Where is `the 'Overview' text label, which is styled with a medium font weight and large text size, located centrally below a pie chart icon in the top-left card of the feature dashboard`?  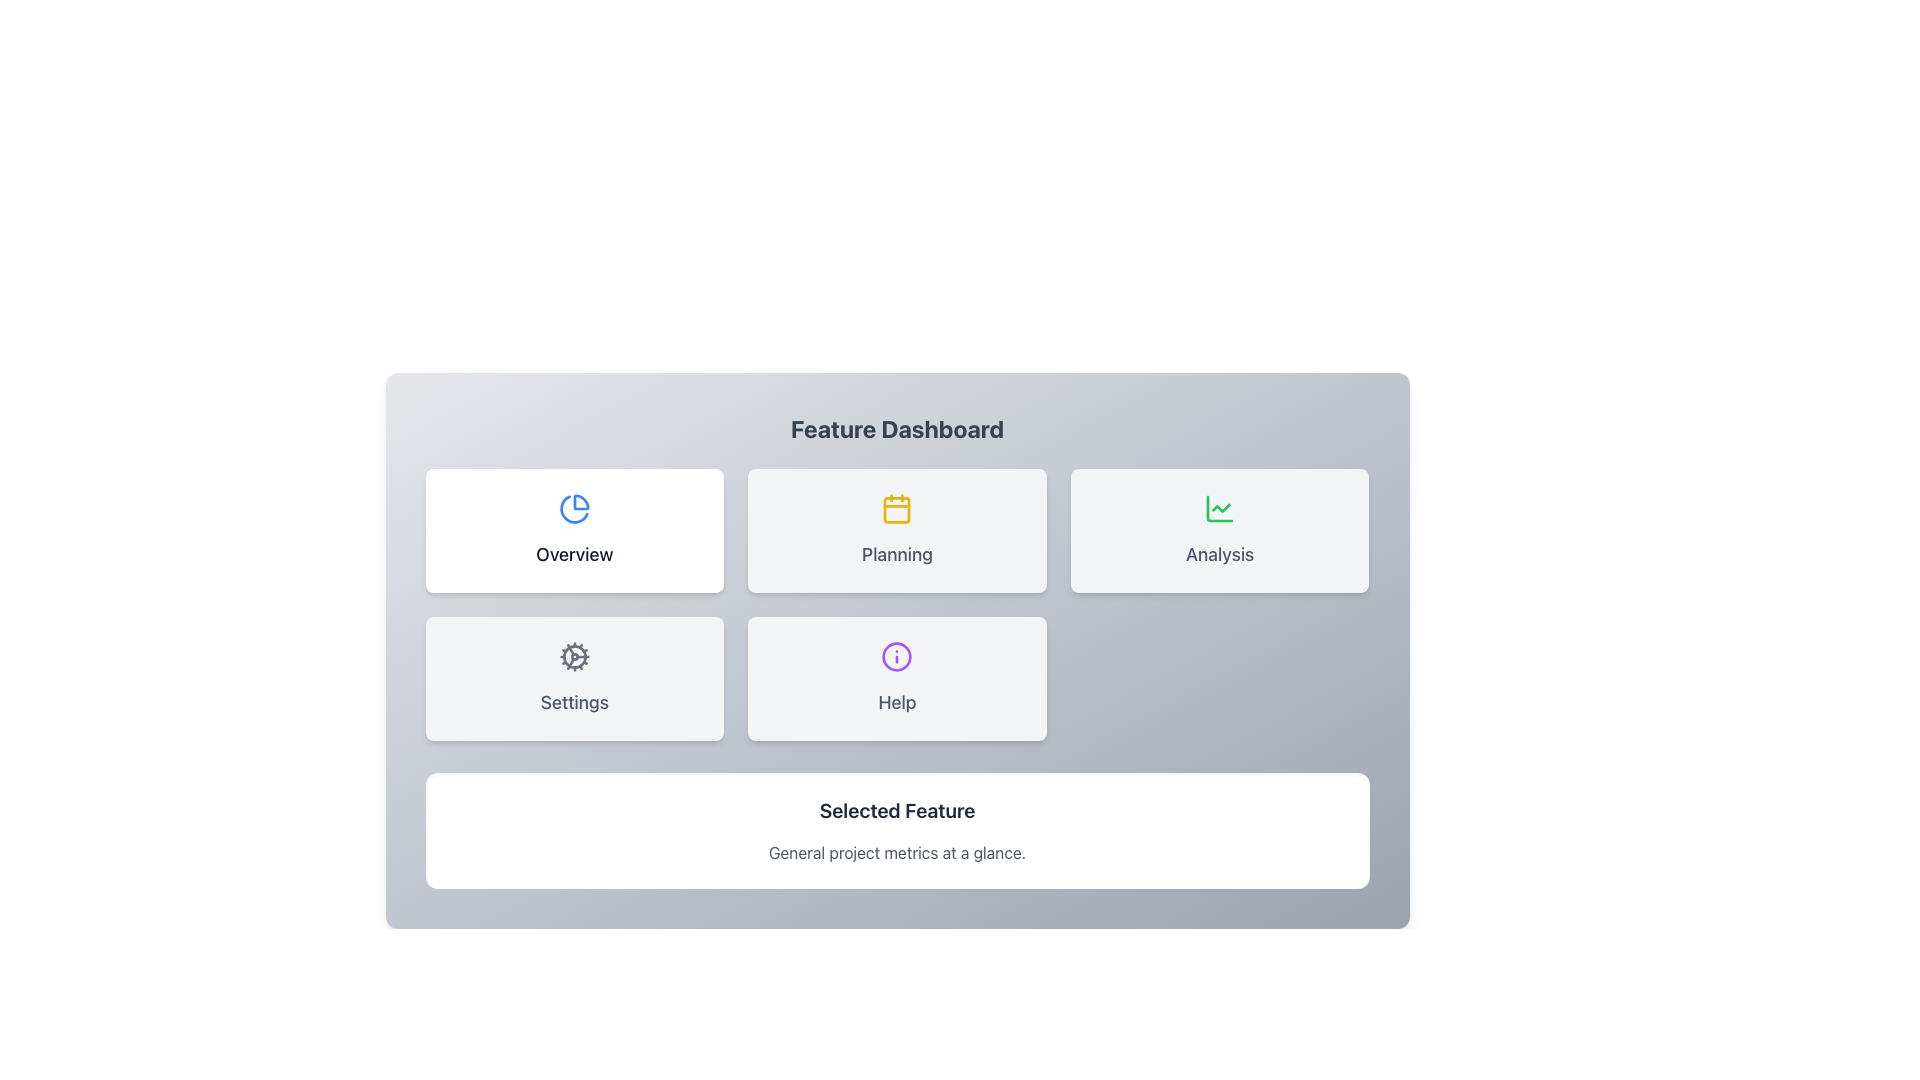
the 'Overview' text label, which is styled with a medium font weight and large text size, located centrally below a pie chart icon in the top-left card of the feature dashboard is located at coordinates (573, 555).